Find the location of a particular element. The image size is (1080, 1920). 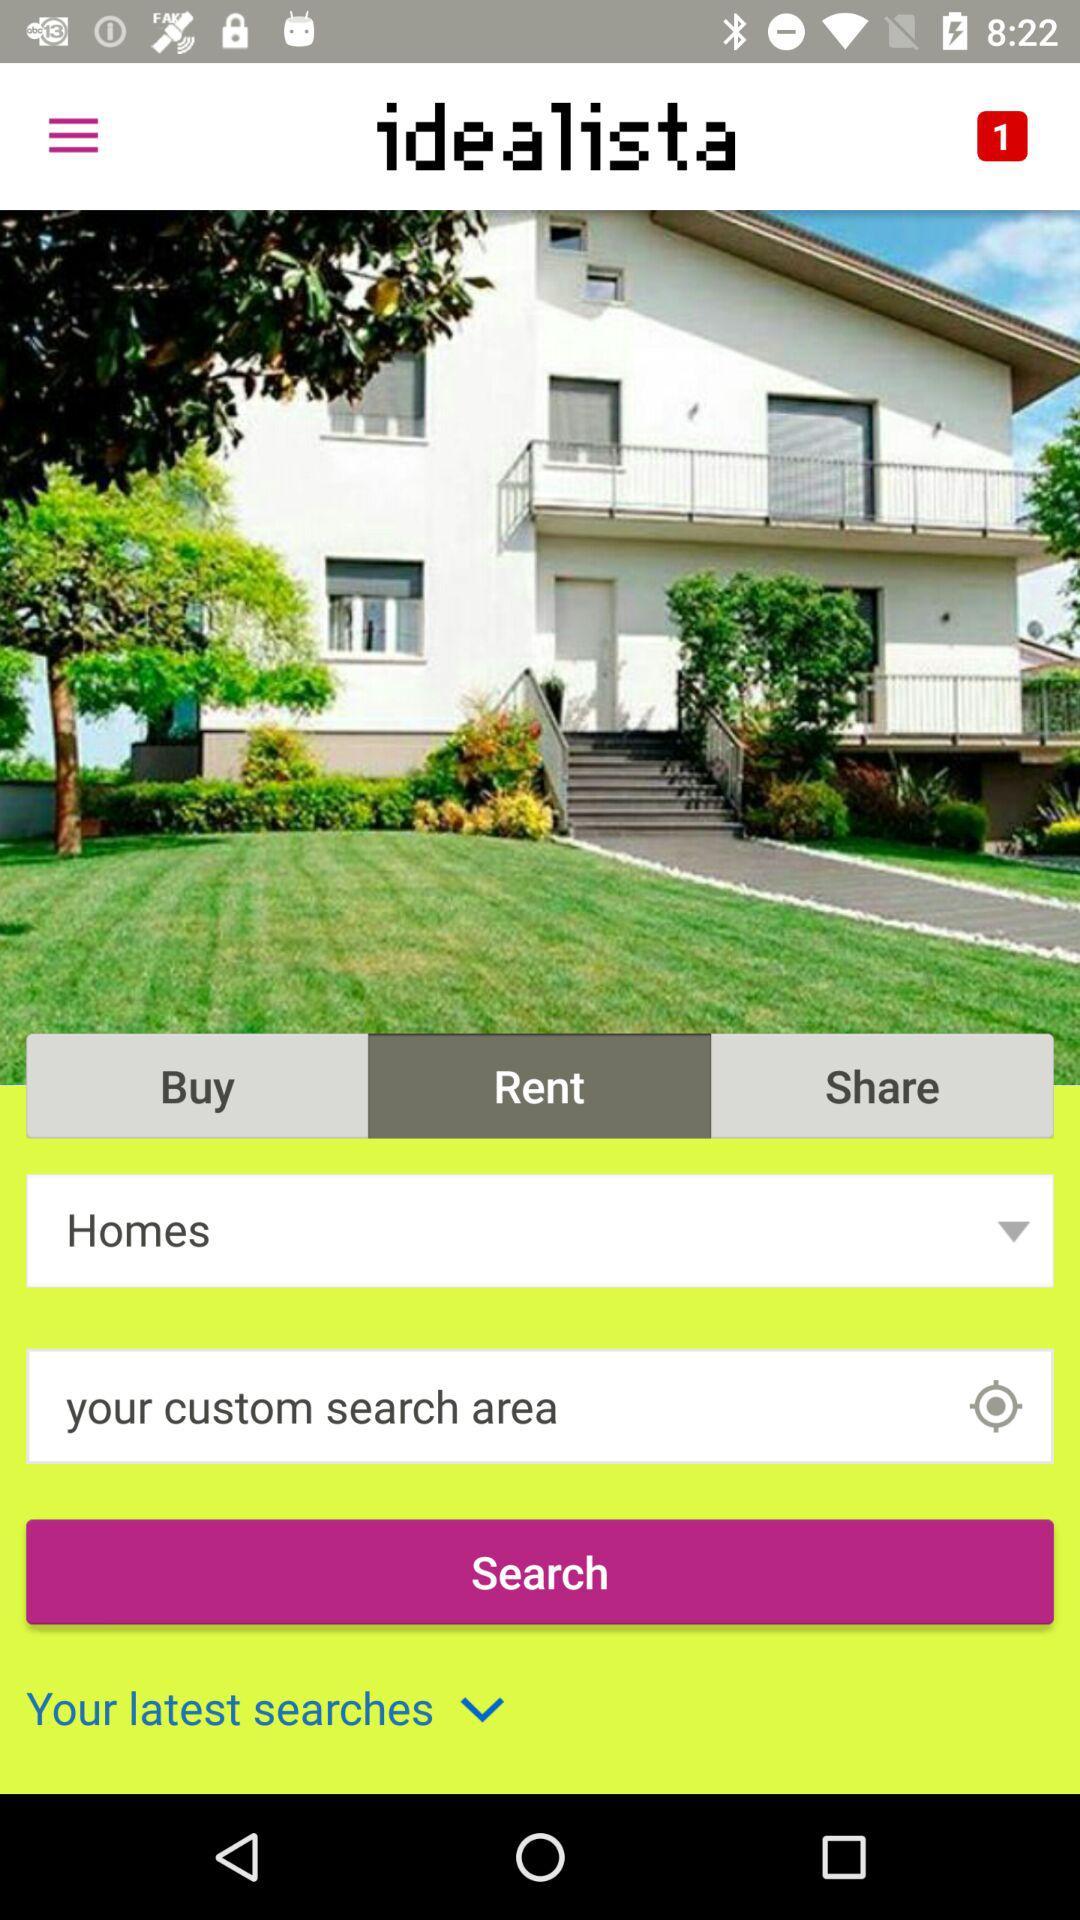

current location icon is located at coordinates (995, 1405).